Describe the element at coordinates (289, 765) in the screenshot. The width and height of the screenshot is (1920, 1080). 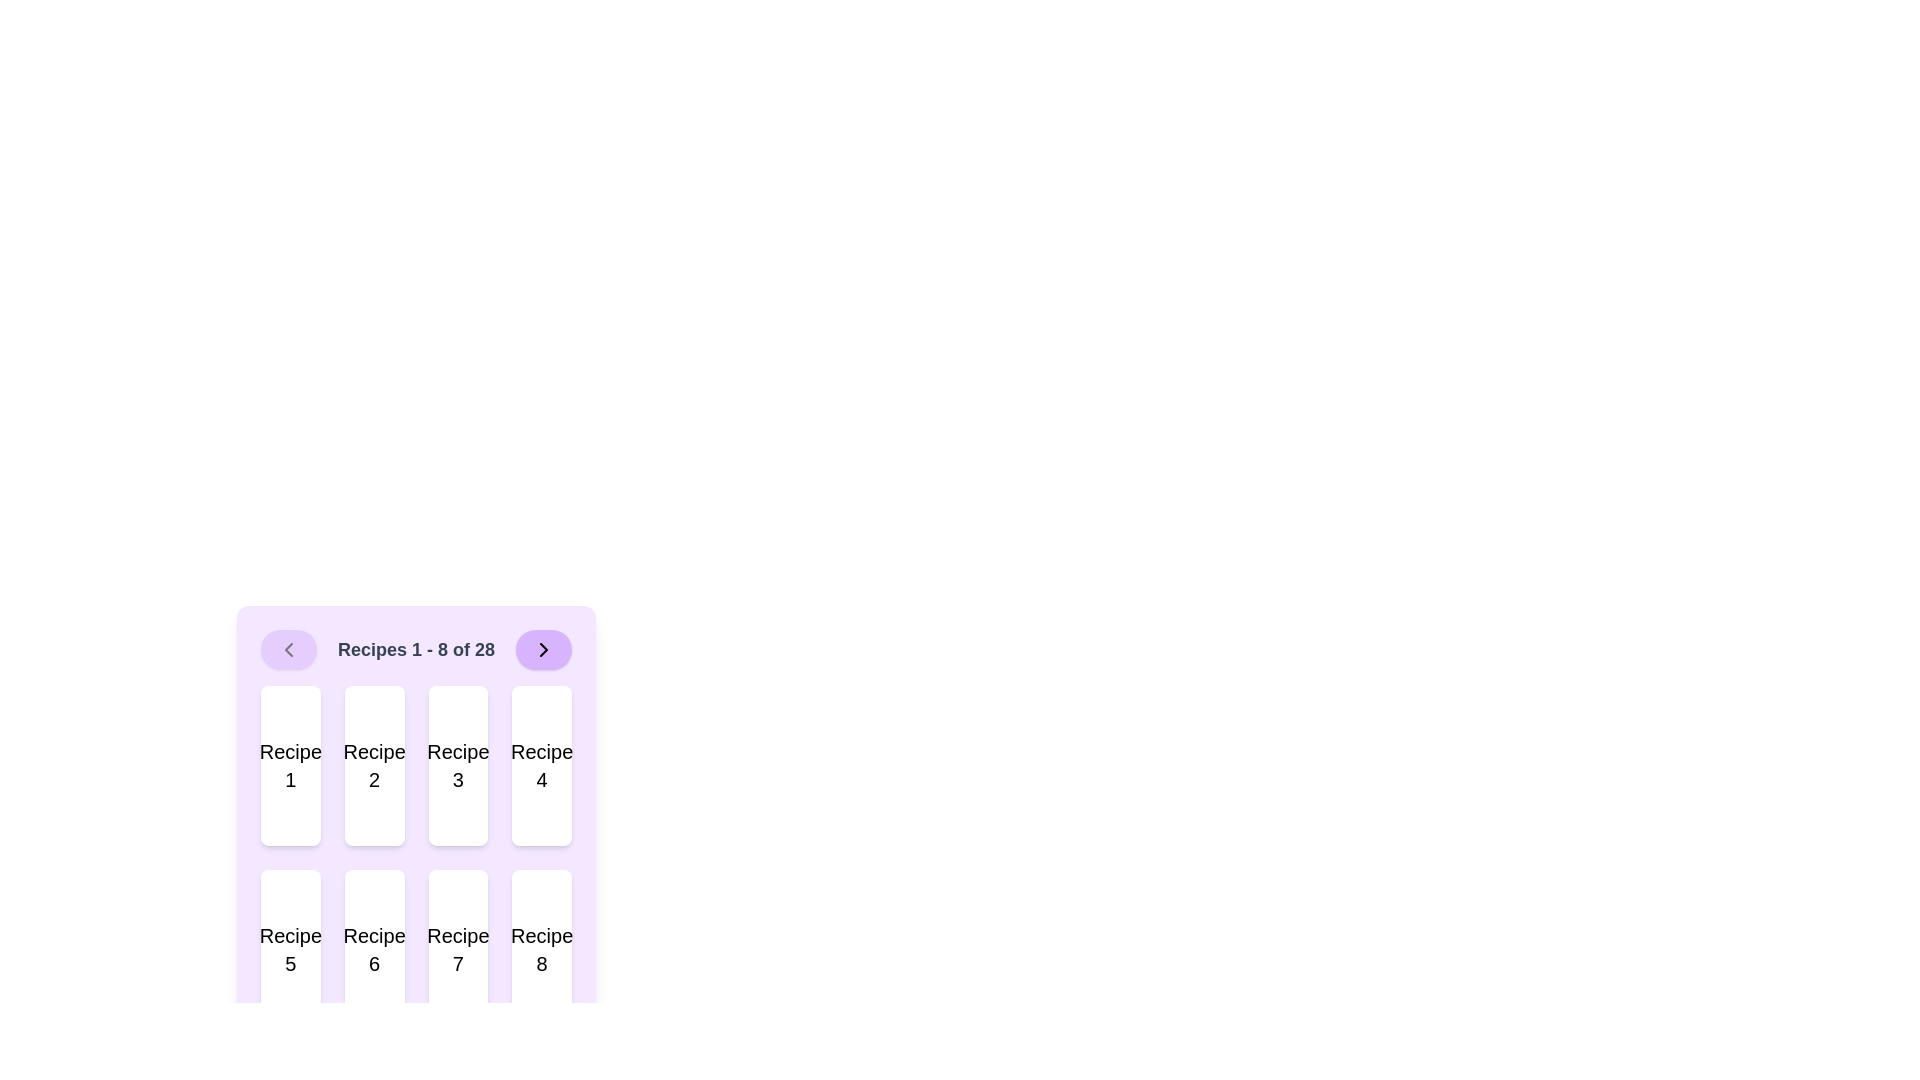
I see `the text component displaying 'Recipe 1' which is centered within its card and features a bold font` at that location.